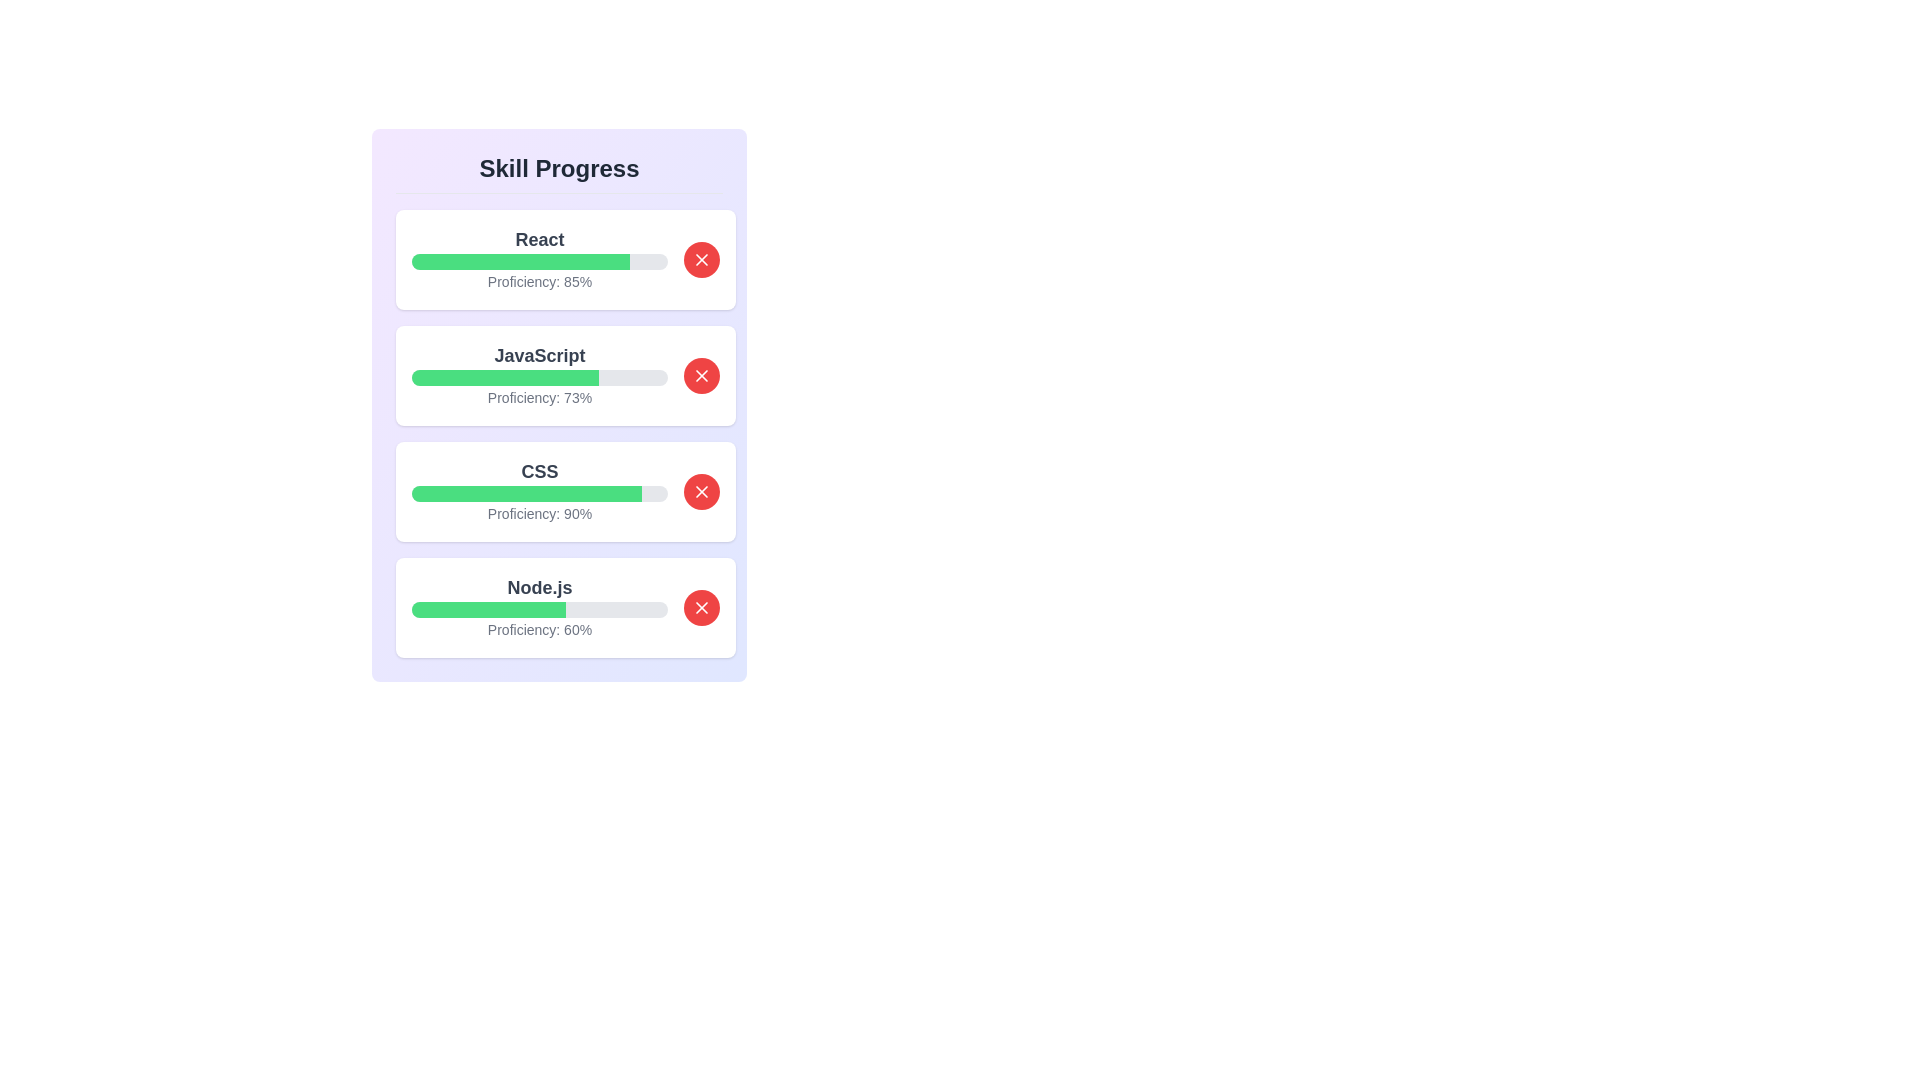 This screenshot has height=1080, width=1920. I want to click on remove button for the skill CSS, so click(701, 492).